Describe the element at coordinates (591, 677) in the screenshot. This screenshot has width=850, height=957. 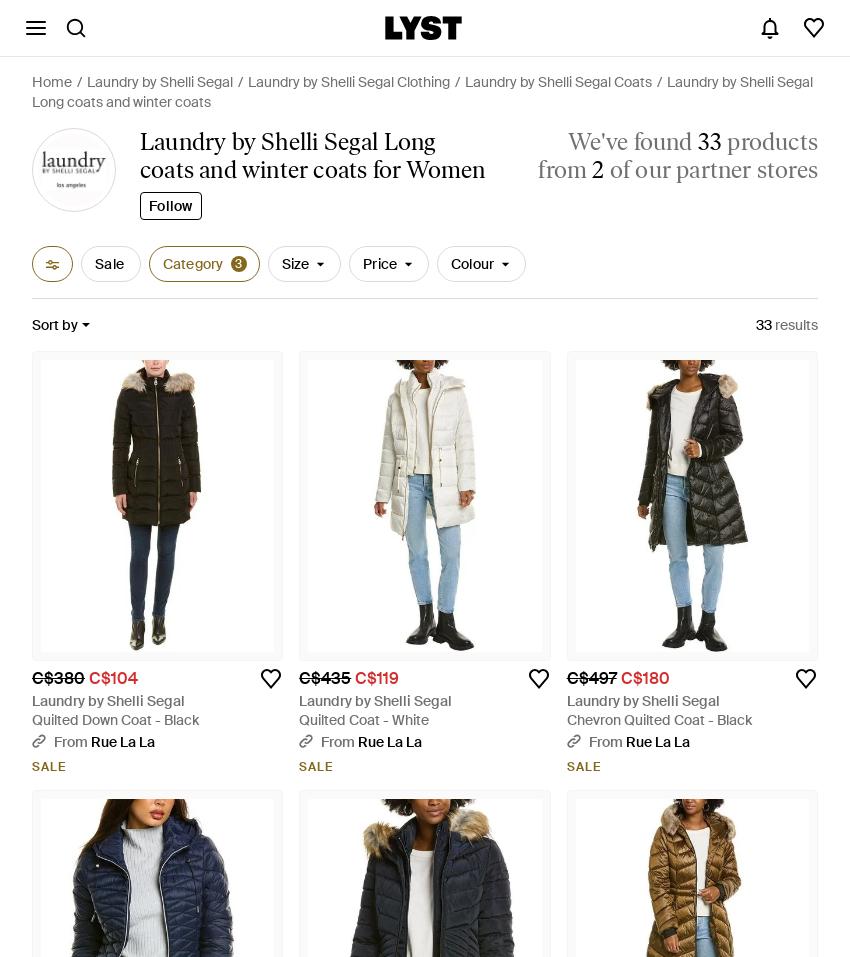
I see `'C$497'` at that location.